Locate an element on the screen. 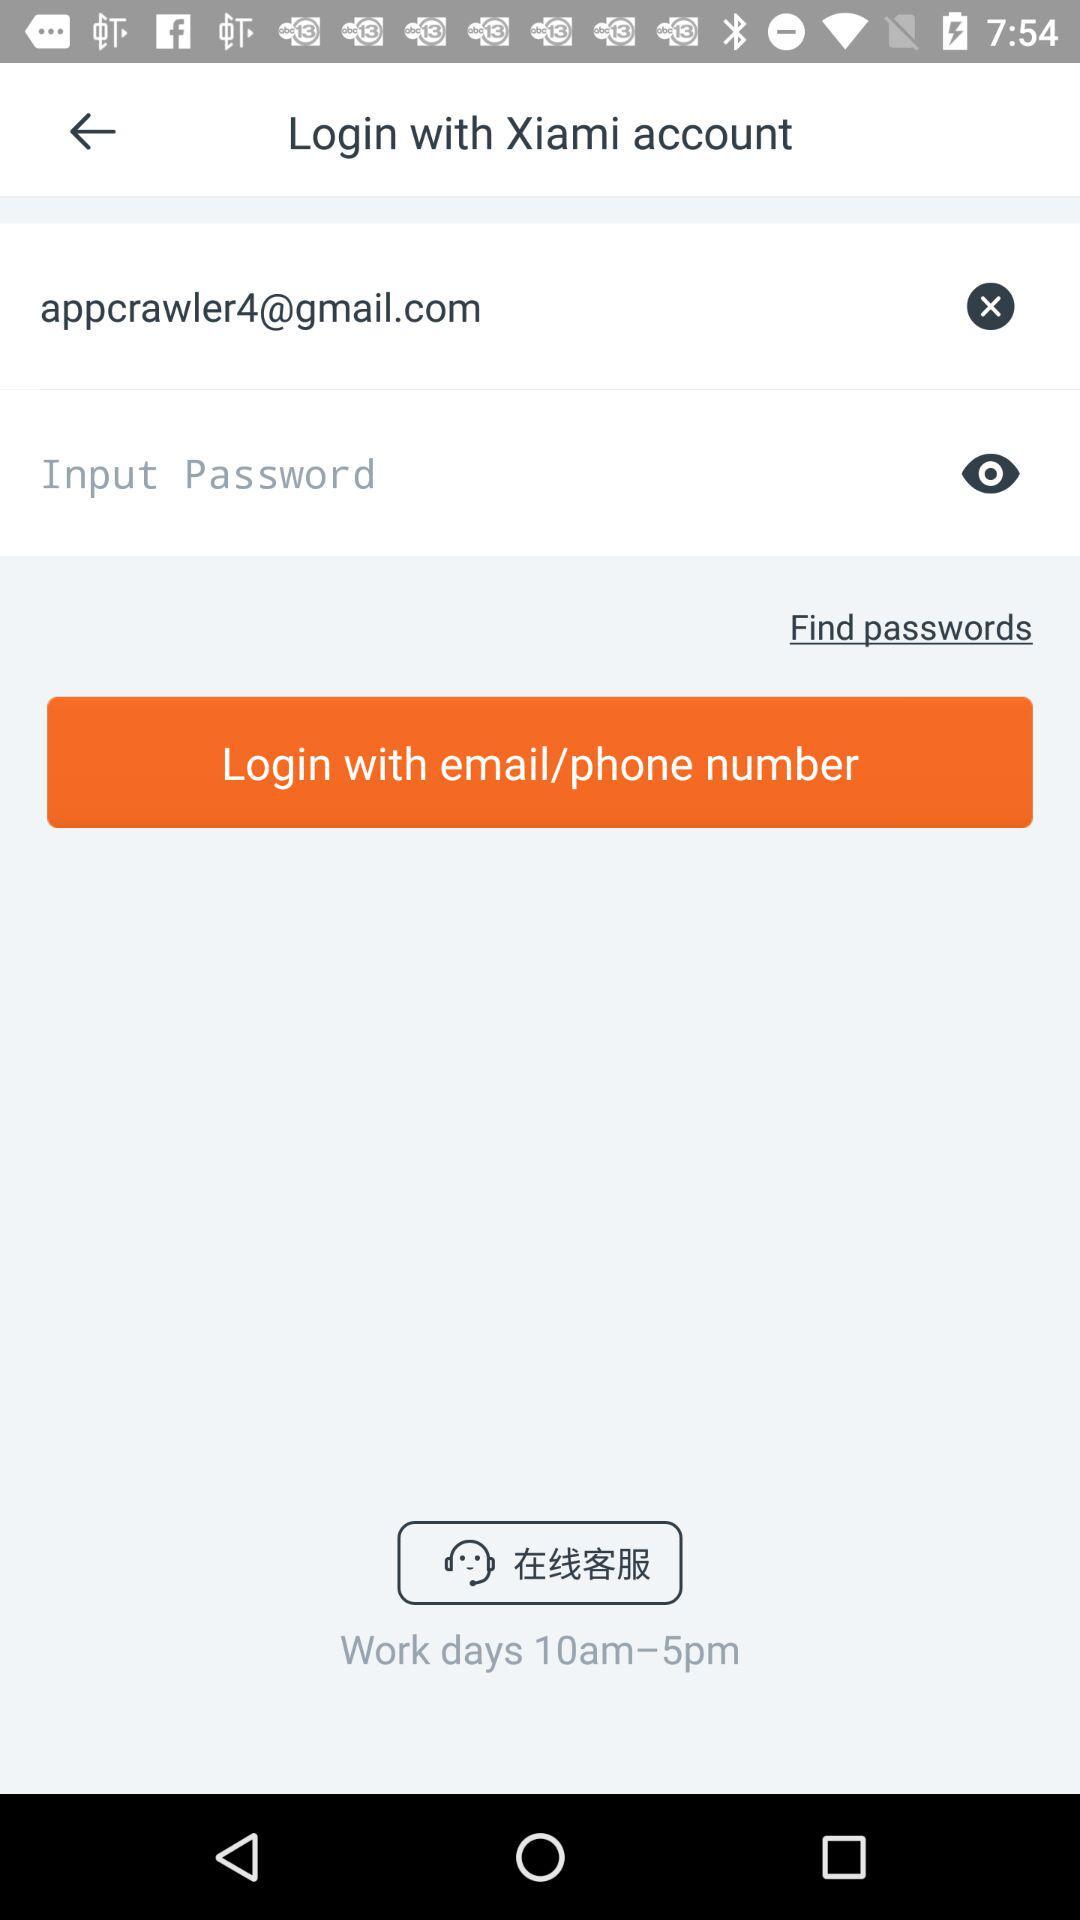  top left corner button is located at coordinates (101, 130).